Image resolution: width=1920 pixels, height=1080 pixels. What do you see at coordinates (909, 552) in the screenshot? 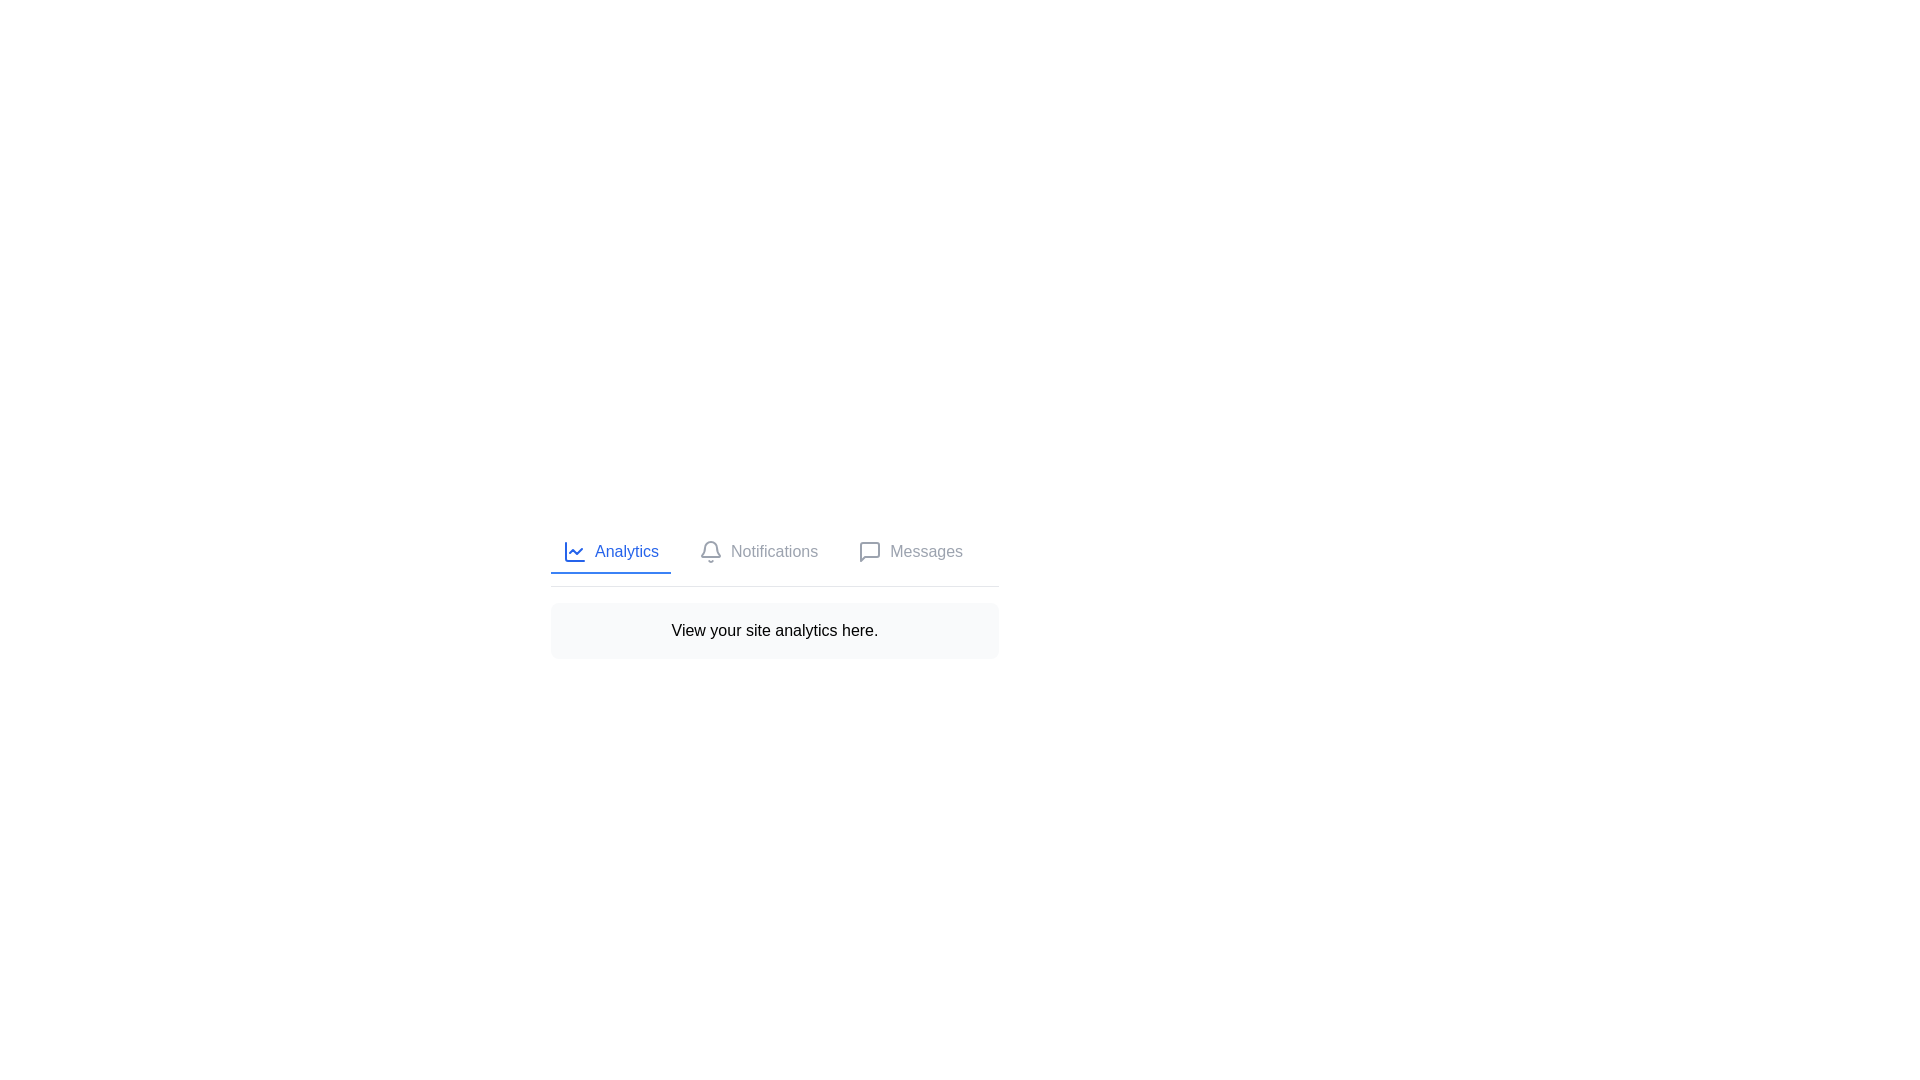
I see `the tab associated with Messages` at bounding box center [909, 552].